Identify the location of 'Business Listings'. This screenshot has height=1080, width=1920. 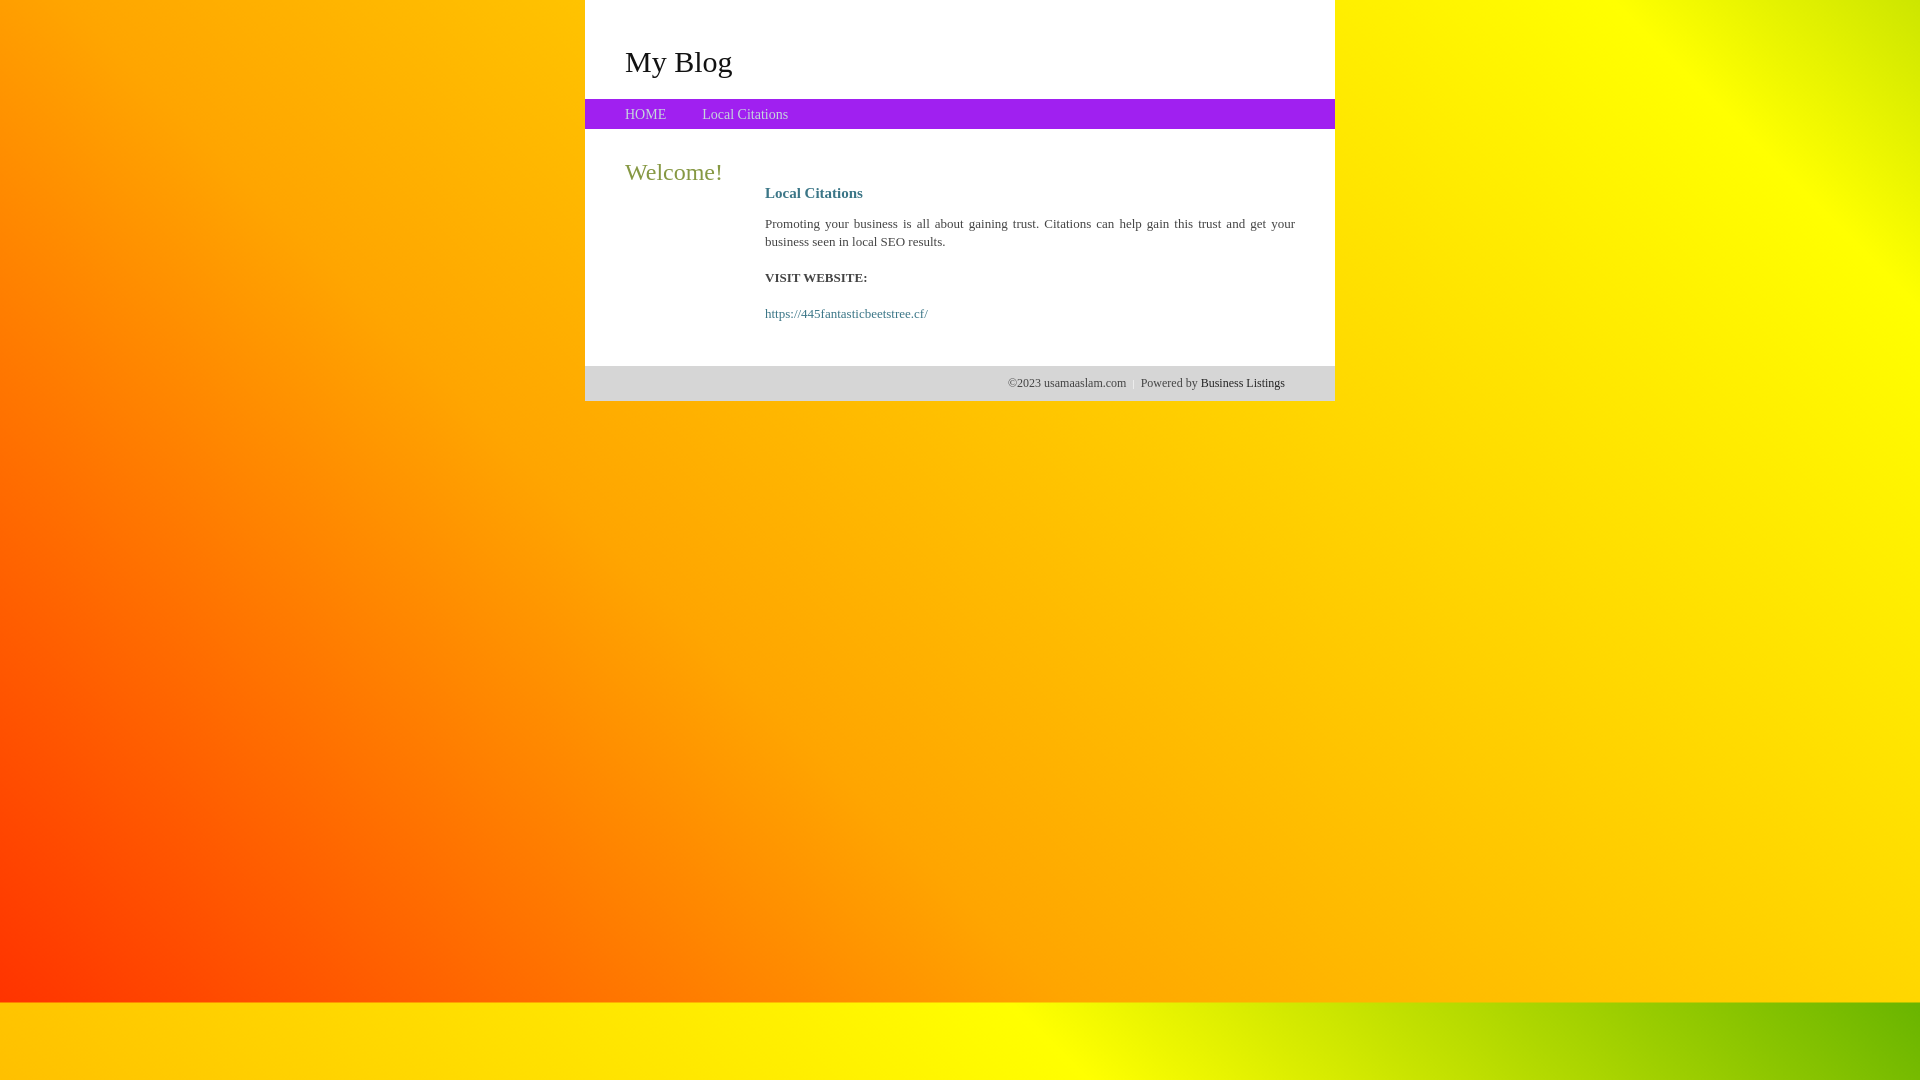
(1200, 382).